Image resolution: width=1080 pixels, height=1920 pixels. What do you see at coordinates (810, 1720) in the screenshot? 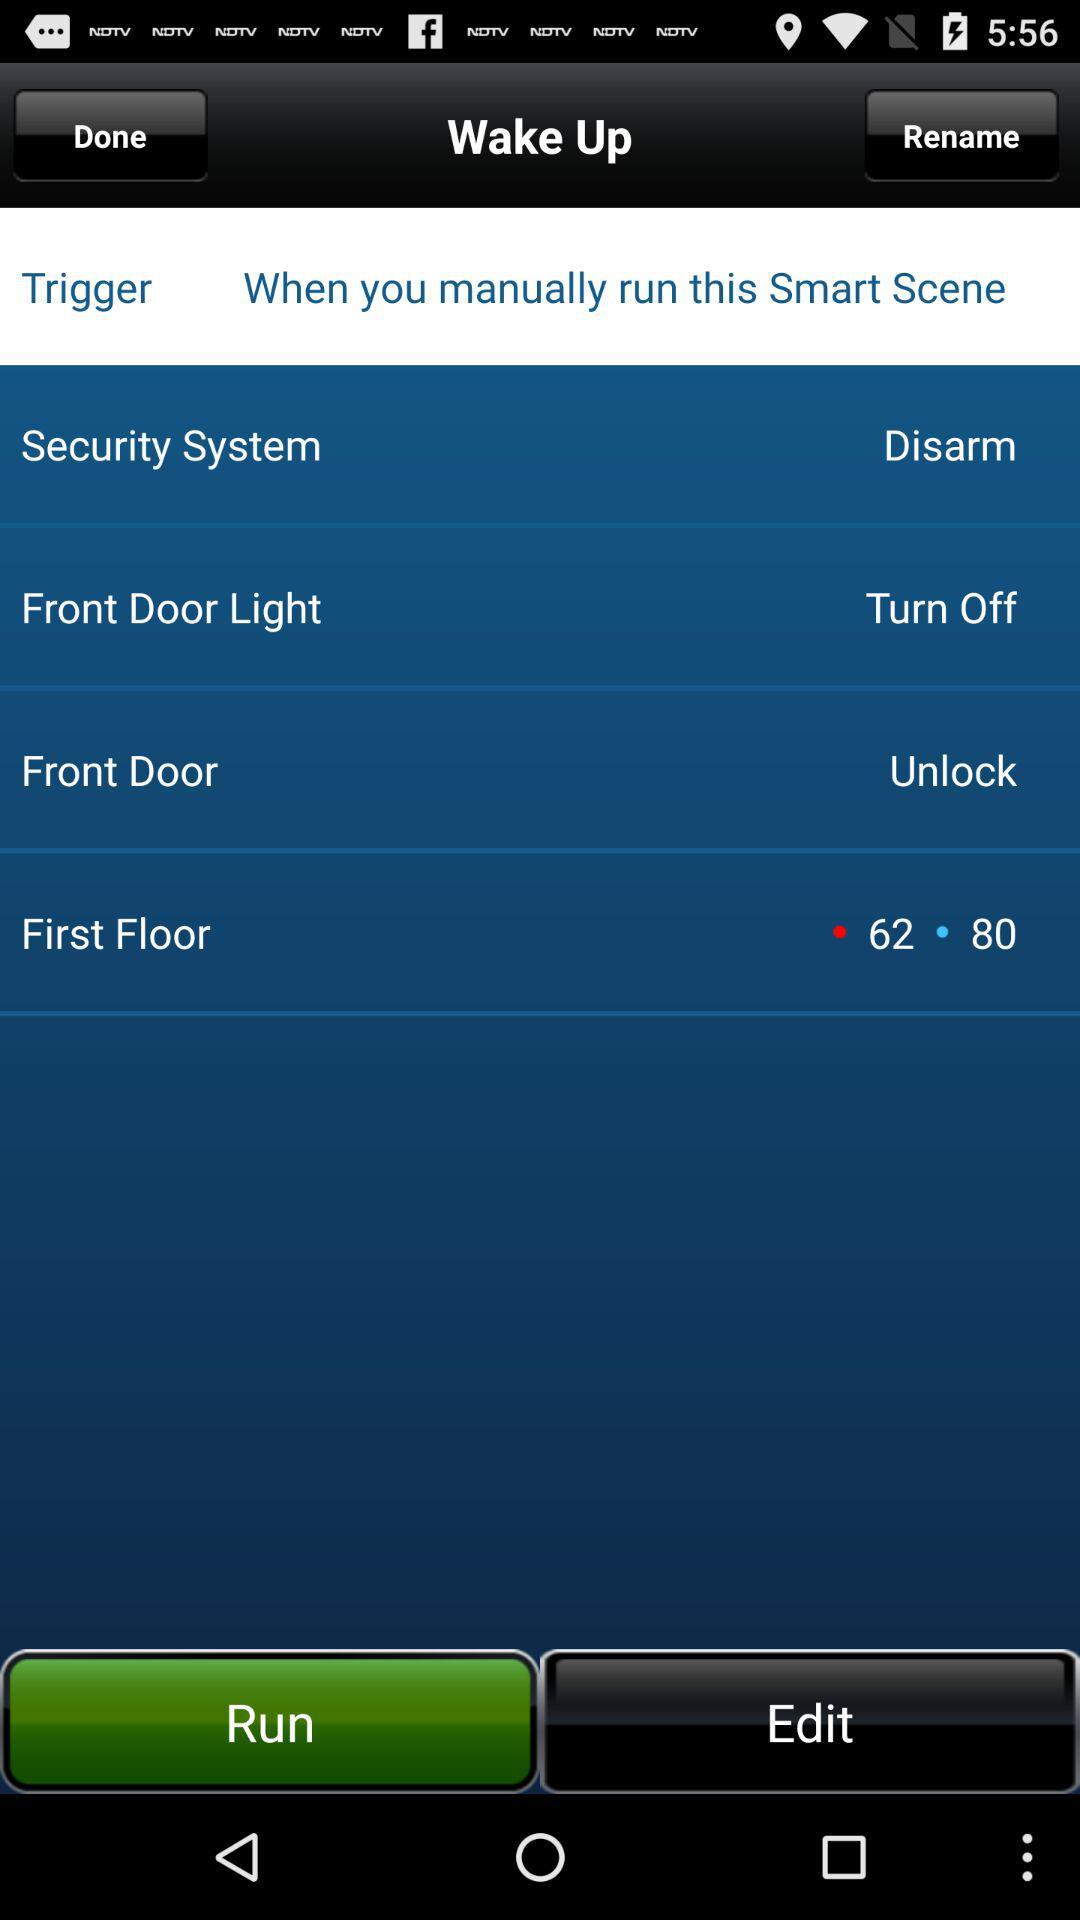
I see `item at the bottom right corner` at bounding box center [810, 1720].